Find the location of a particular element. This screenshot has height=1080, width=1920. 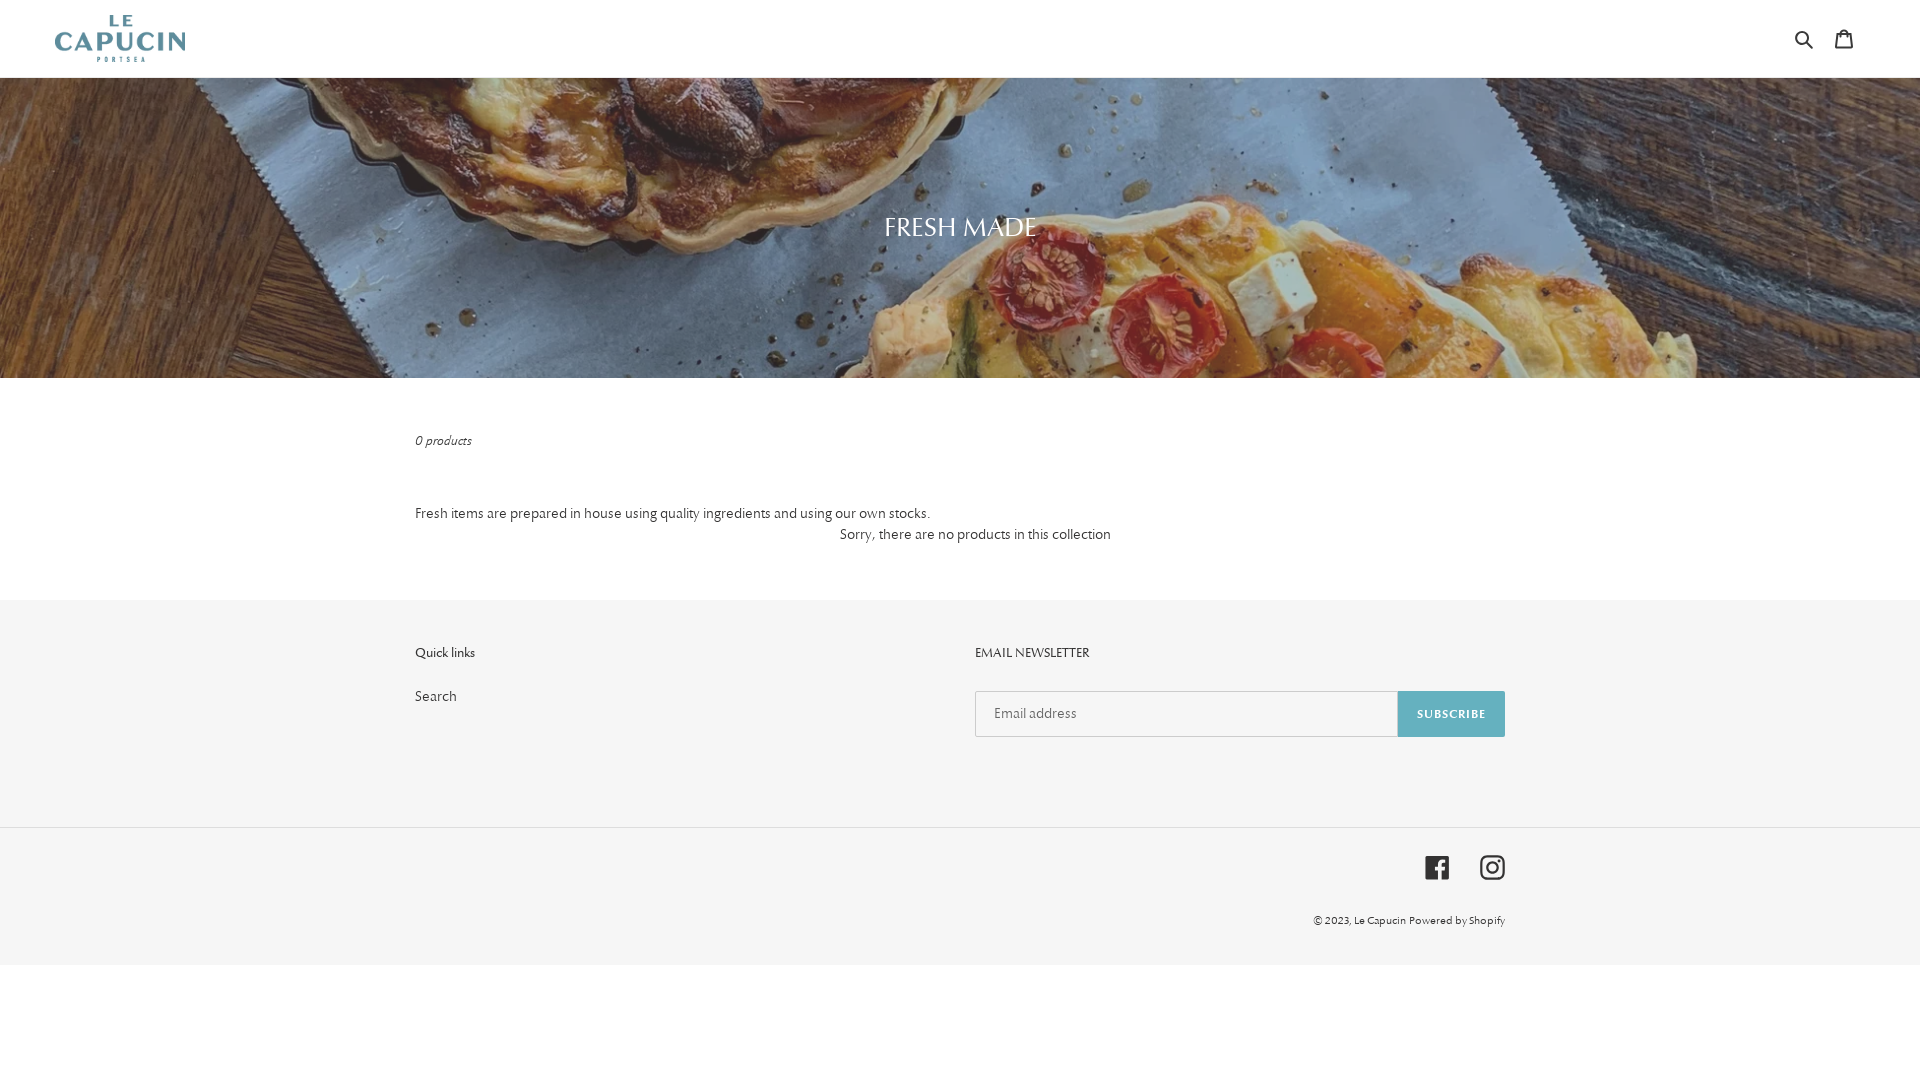

'Instagram' is located at coordinates (1492, 866).